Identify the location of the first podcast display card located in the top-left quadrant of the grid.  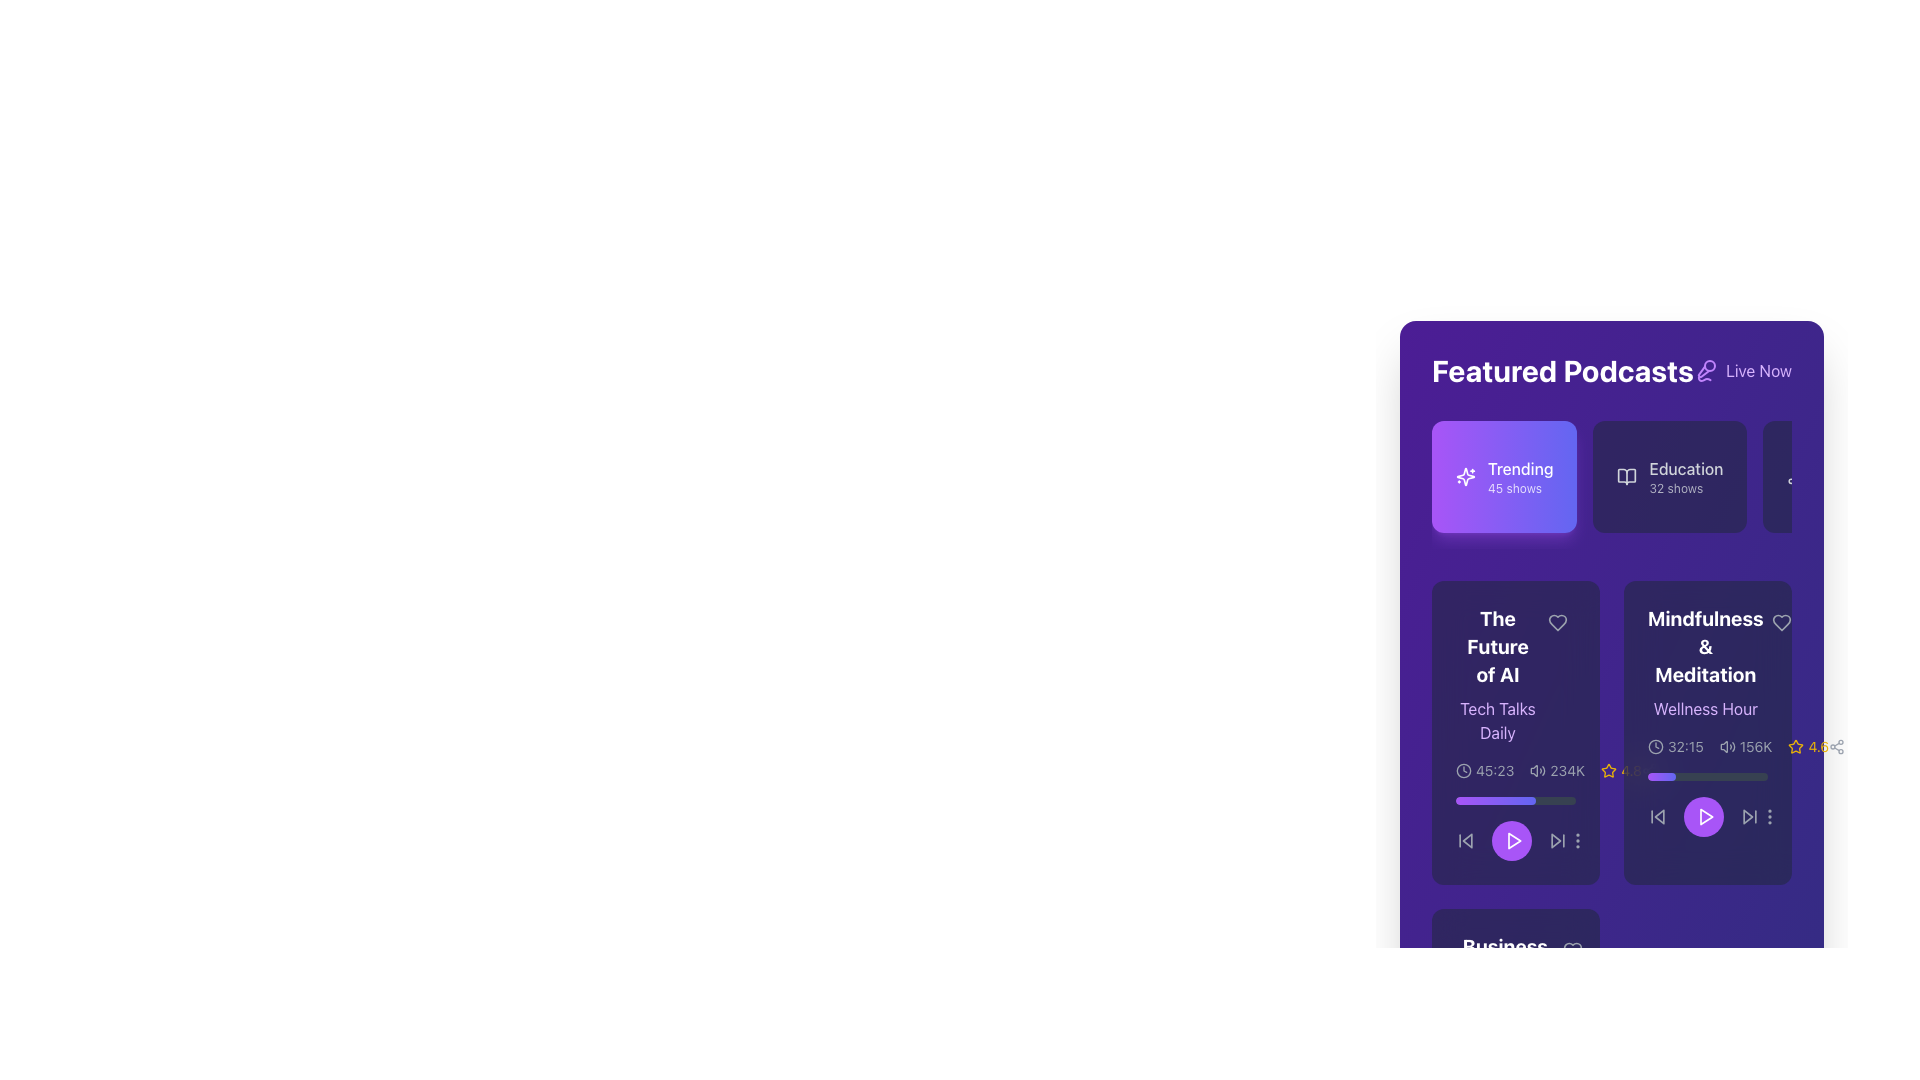
(1516, 732).